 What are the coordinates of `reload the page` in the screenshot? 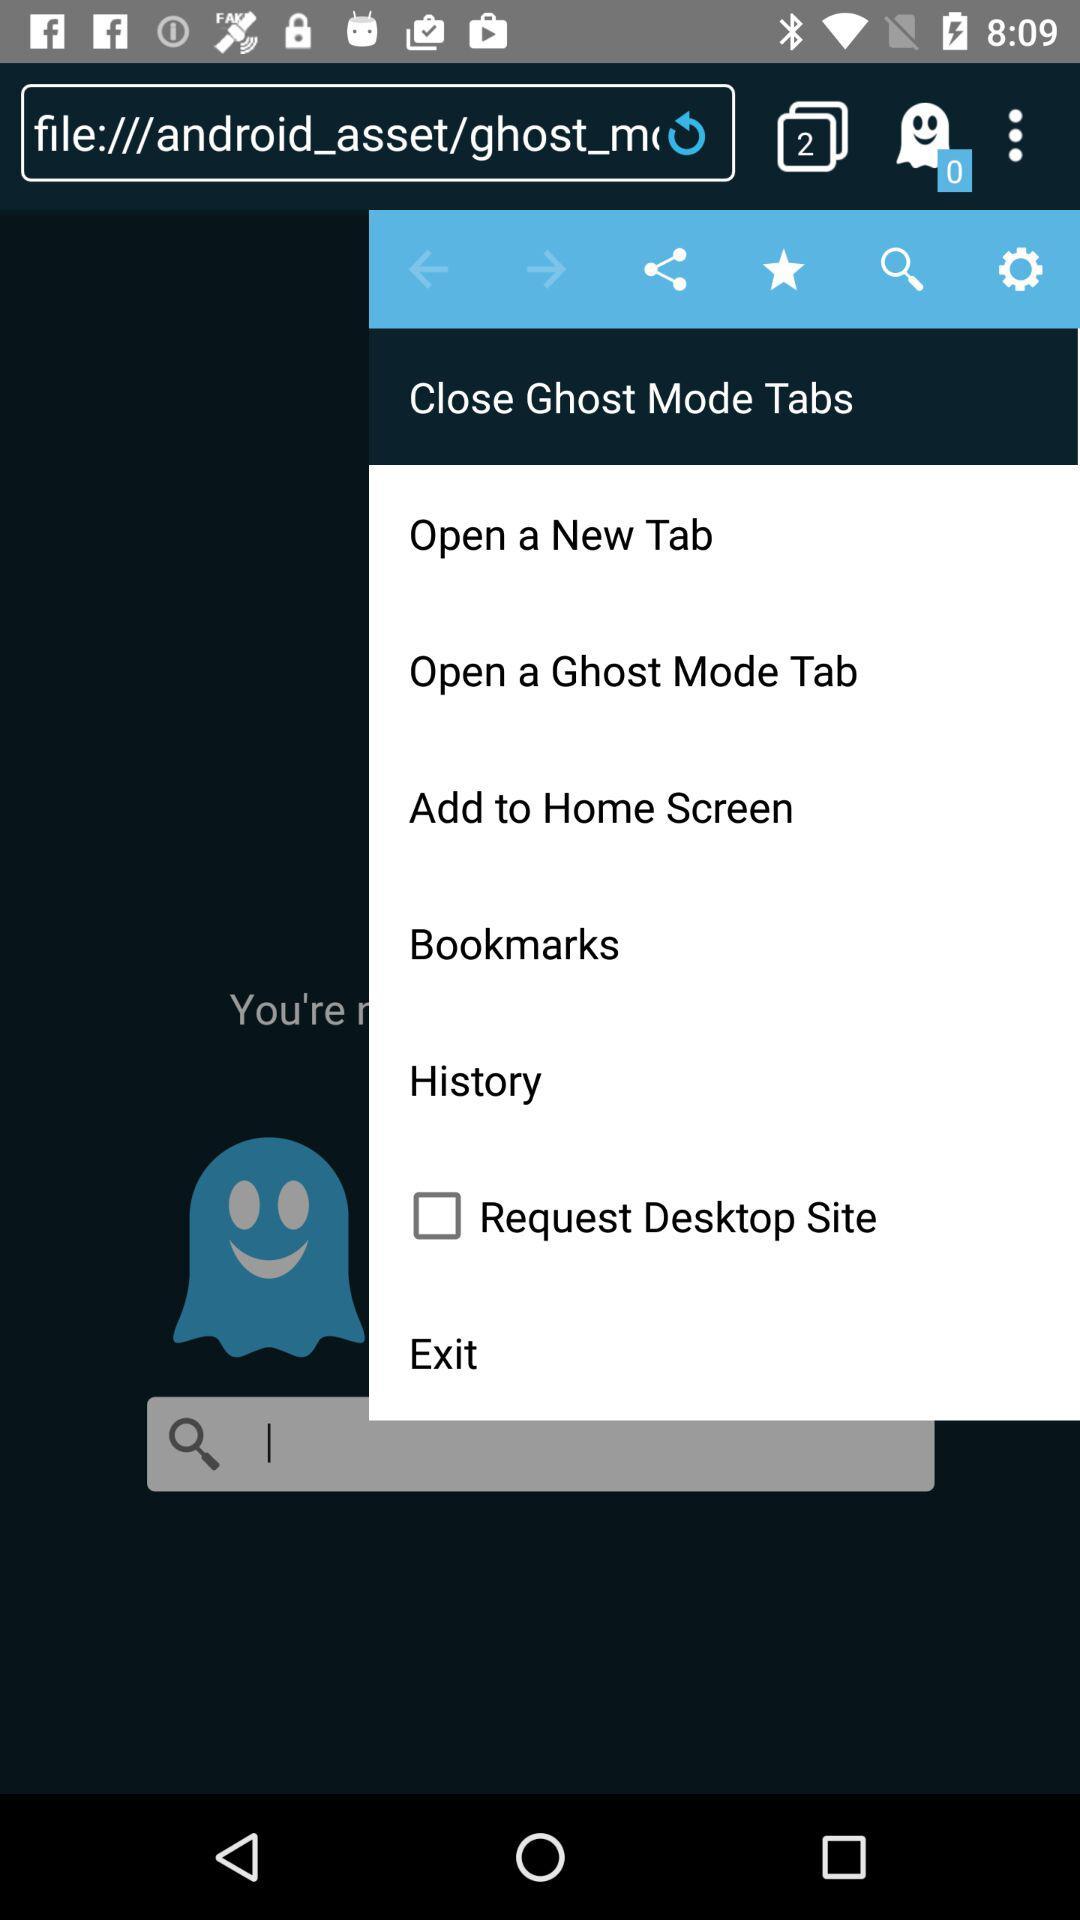 It's located at (692, 131).